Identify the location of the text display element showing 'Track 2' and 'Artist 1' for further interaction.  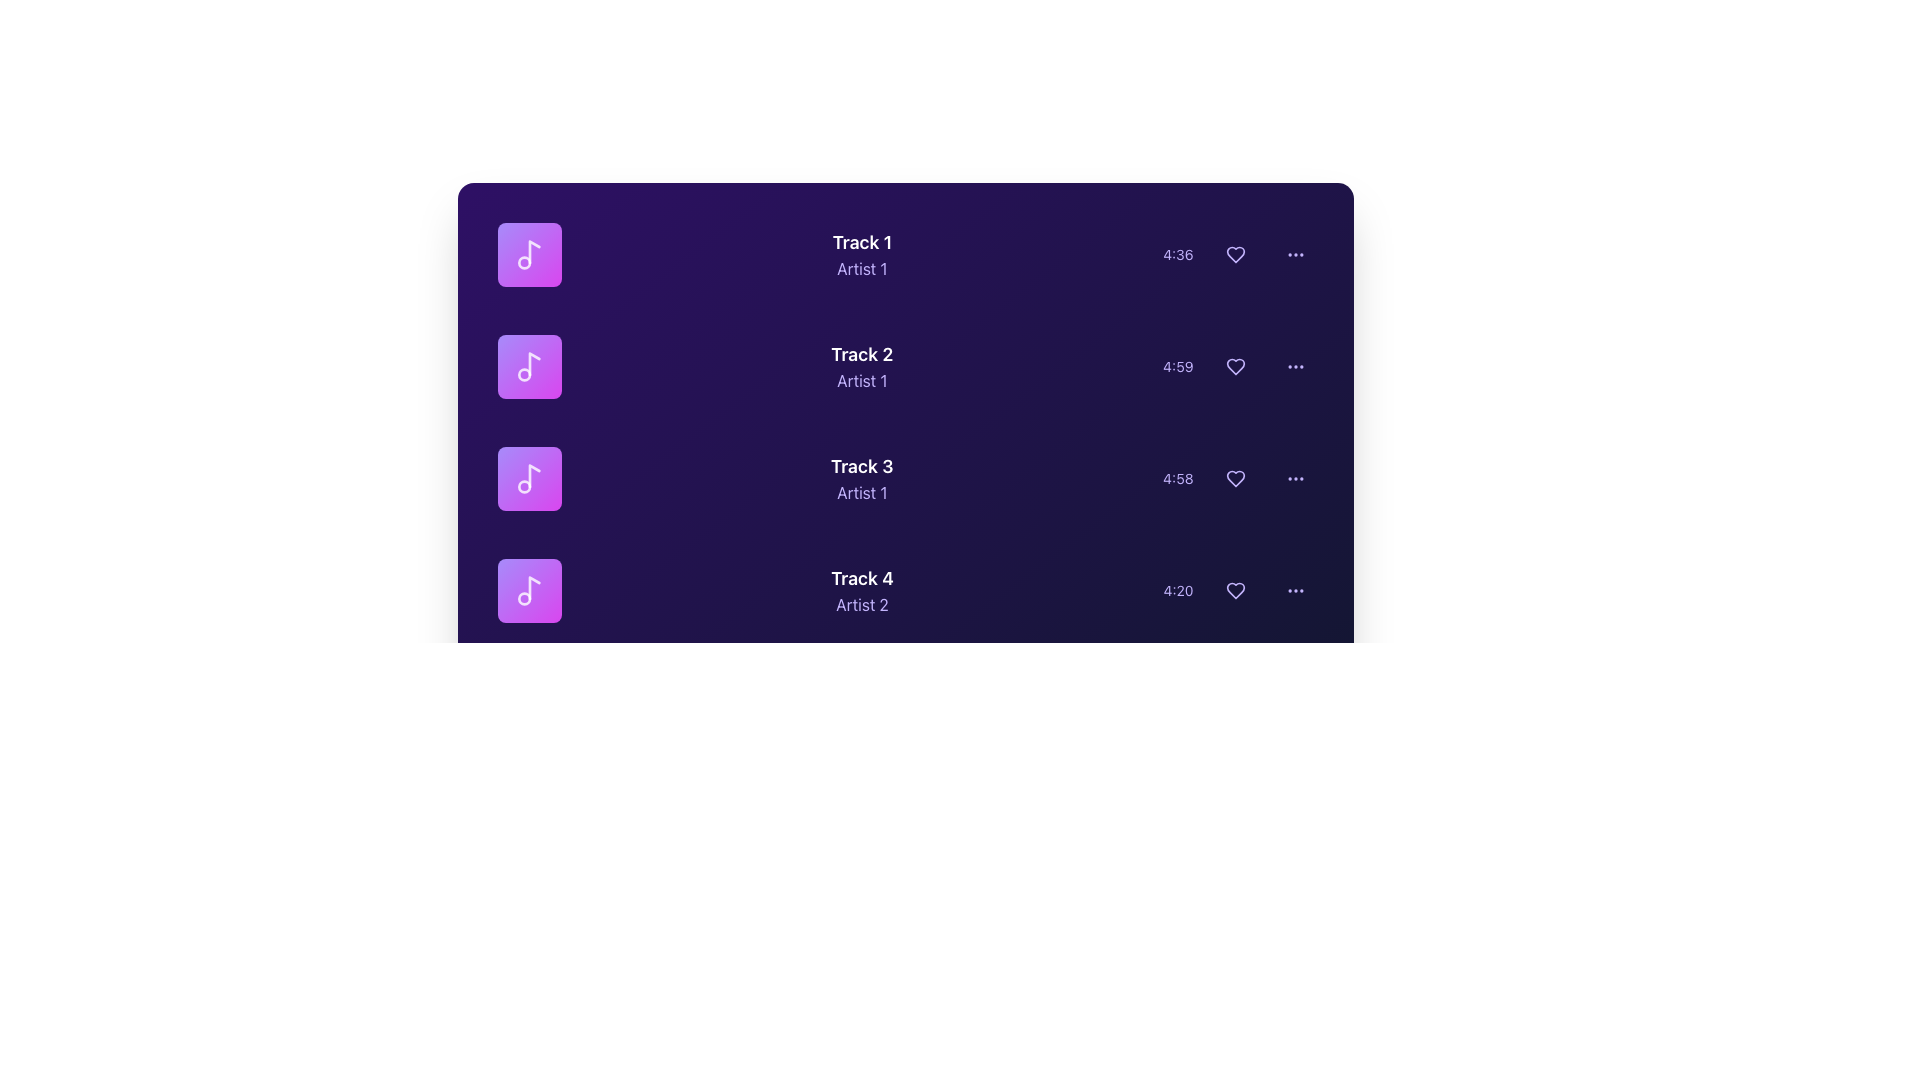
(862, 366).